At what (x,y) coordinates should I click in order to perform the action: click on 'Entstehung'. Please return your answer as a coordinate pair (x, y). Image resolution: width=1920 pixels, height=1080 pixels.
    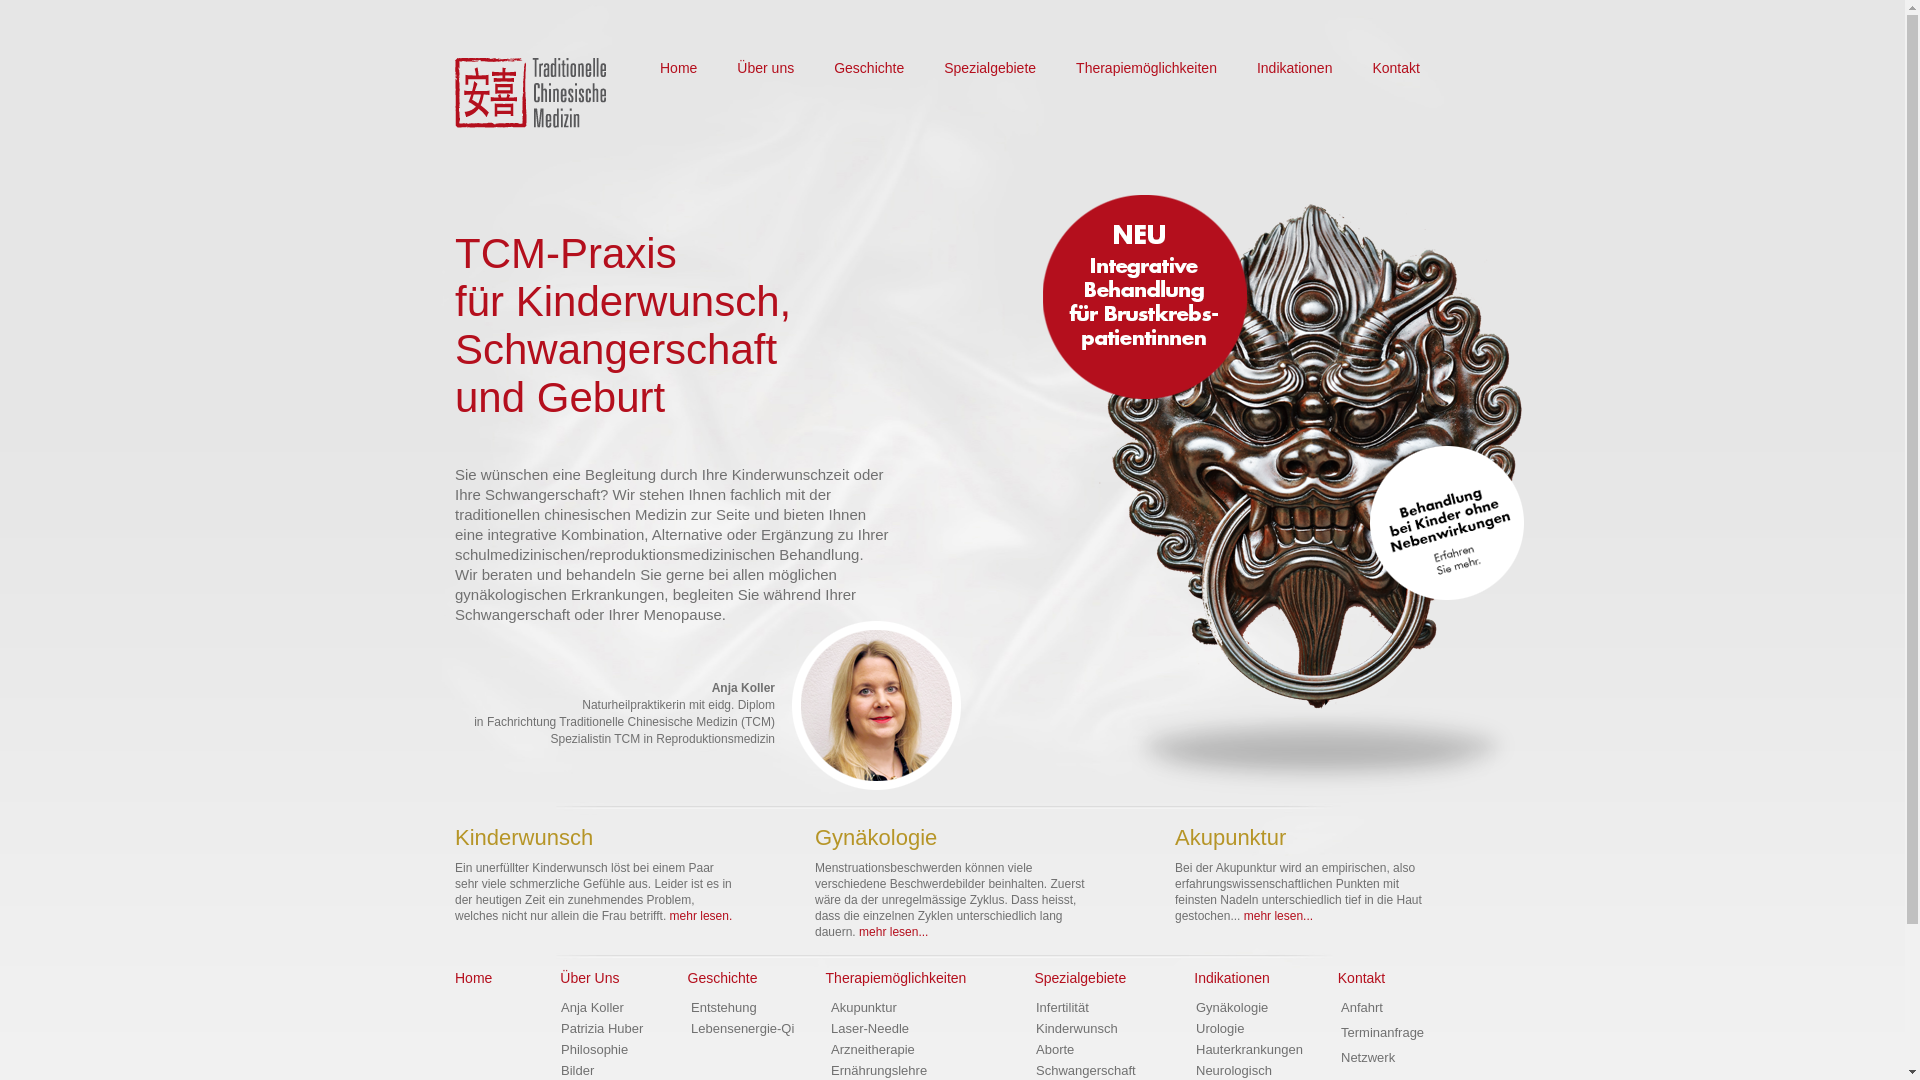
    Looking at the image, I should click on (723, 1007).